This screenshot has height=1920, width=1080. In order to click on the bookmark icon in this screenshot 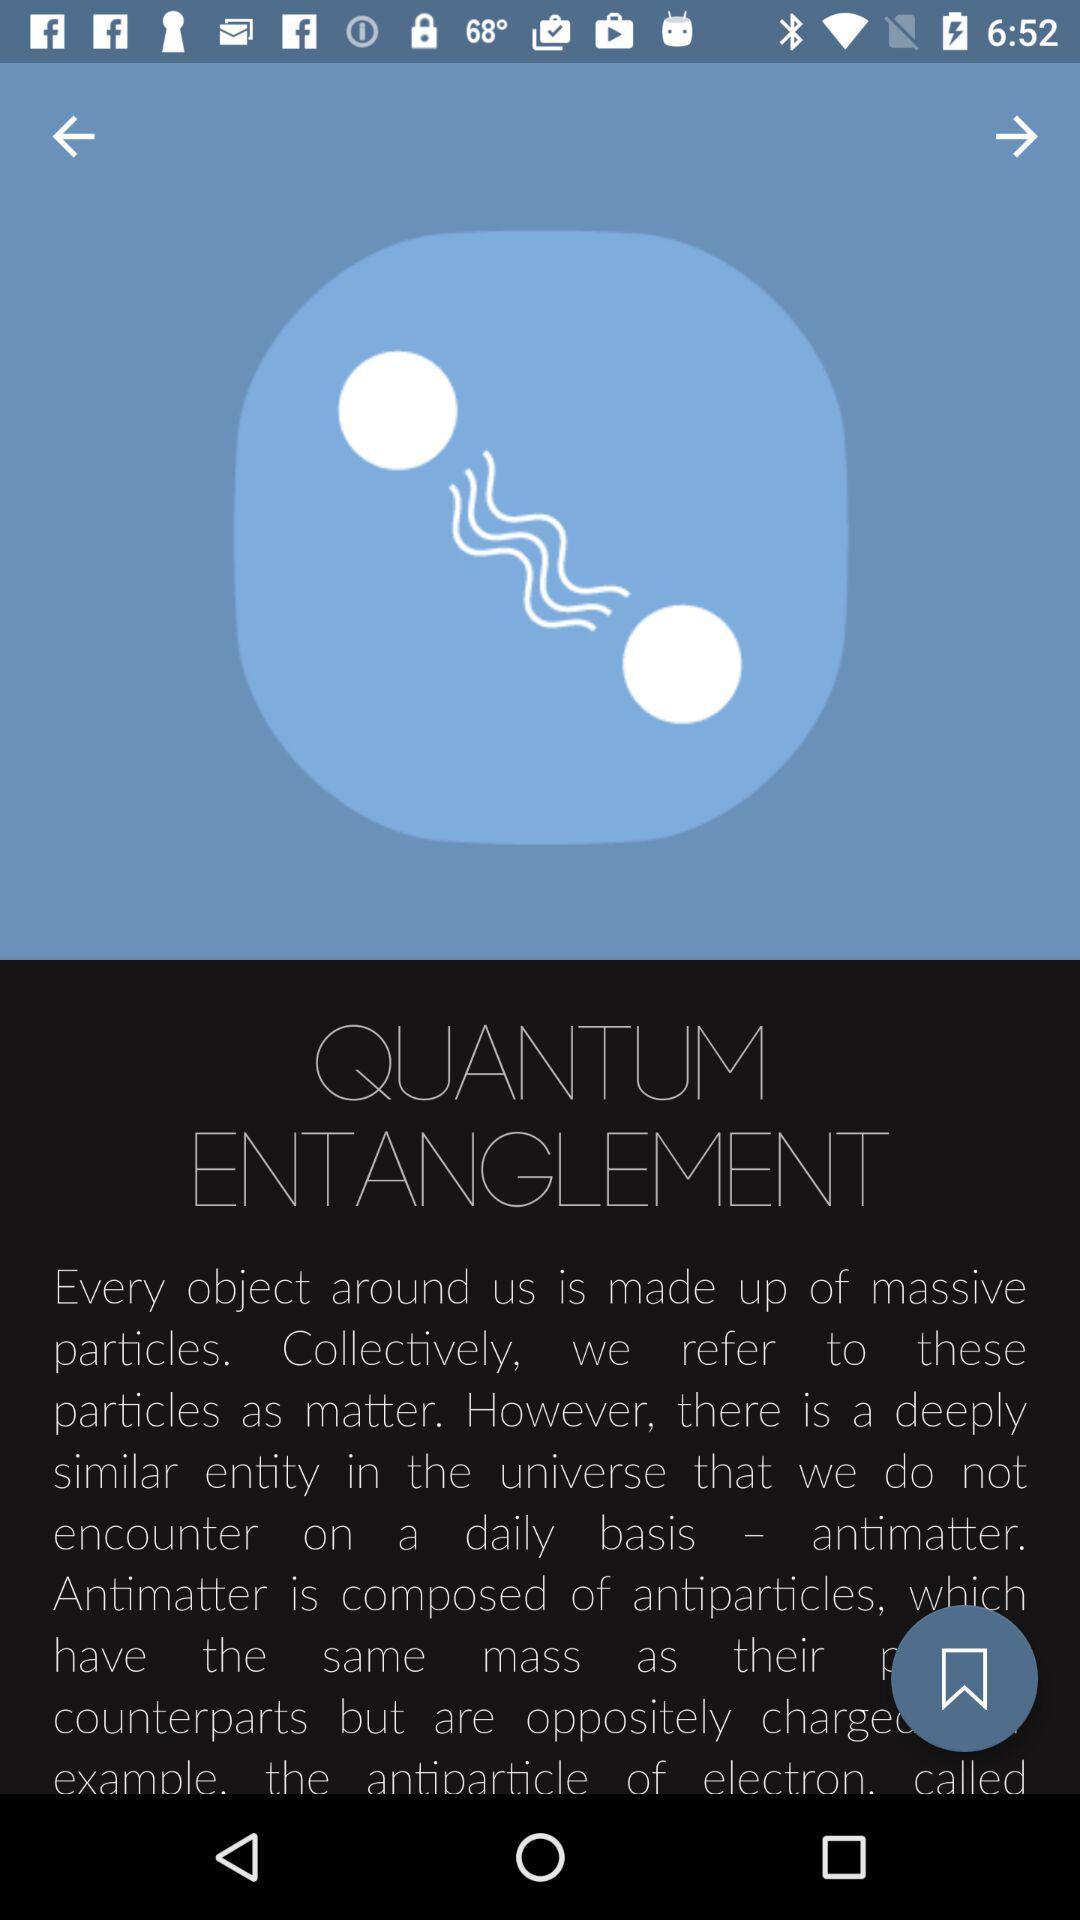, I will do `click(963, 1678)`.